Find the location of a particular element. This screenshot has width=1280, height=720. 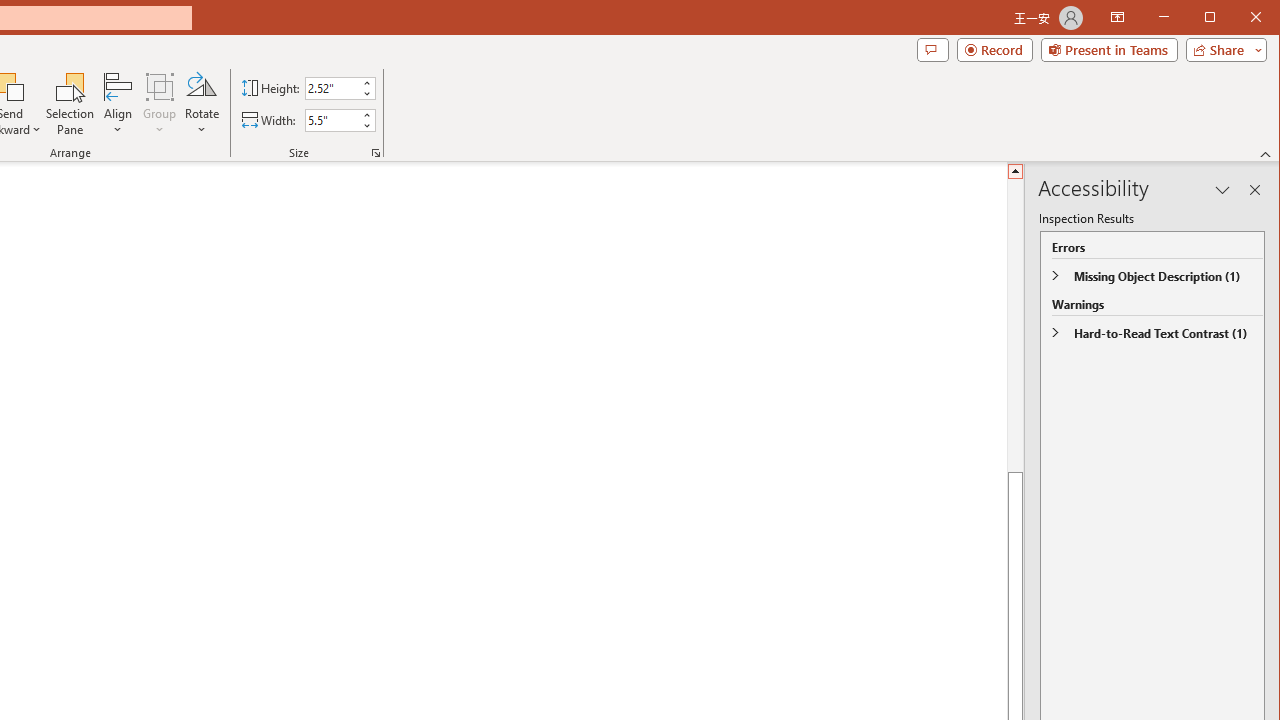

'Rotate' is located at coordinates (201, 104).